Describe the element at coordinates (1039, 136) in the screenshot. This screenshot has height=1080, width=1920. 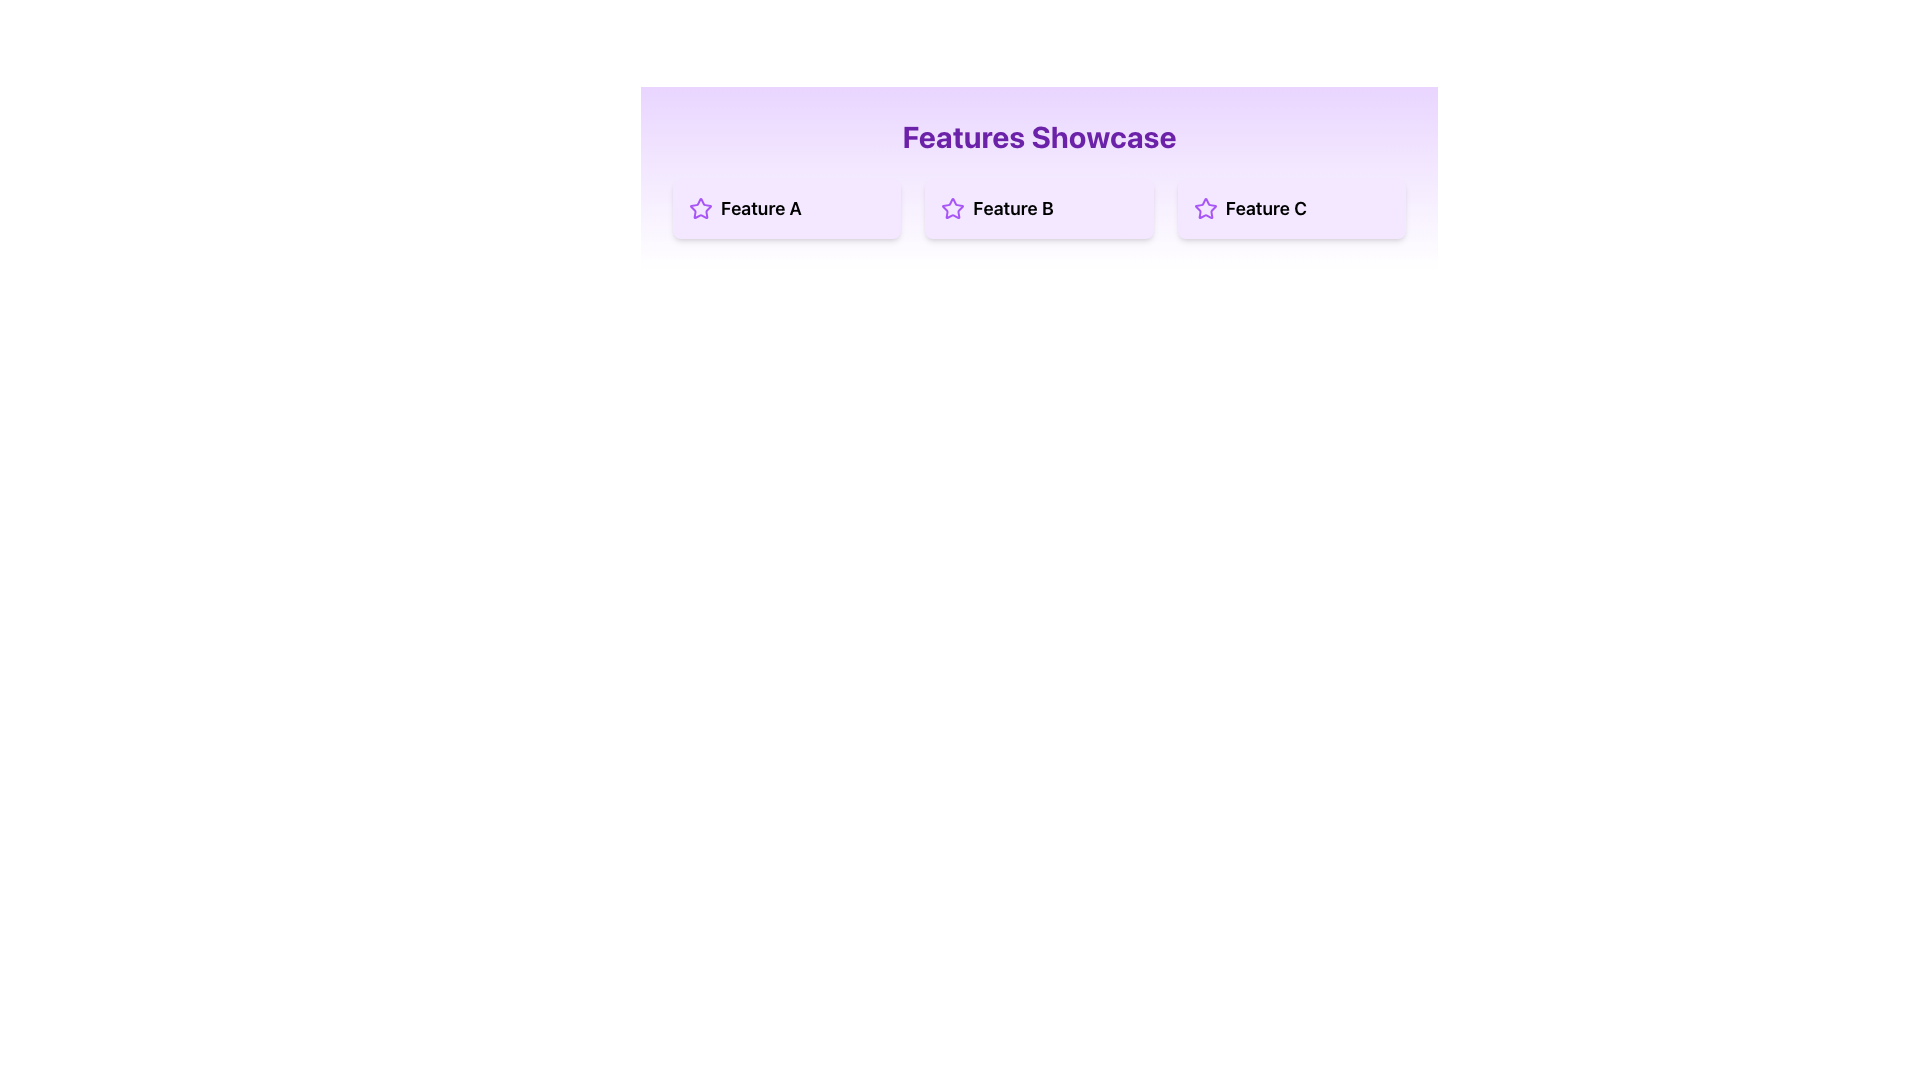
I see `the heading text label 'Features Showcase' which is bold, large, and purple, located at the top central area of the section` at that location.